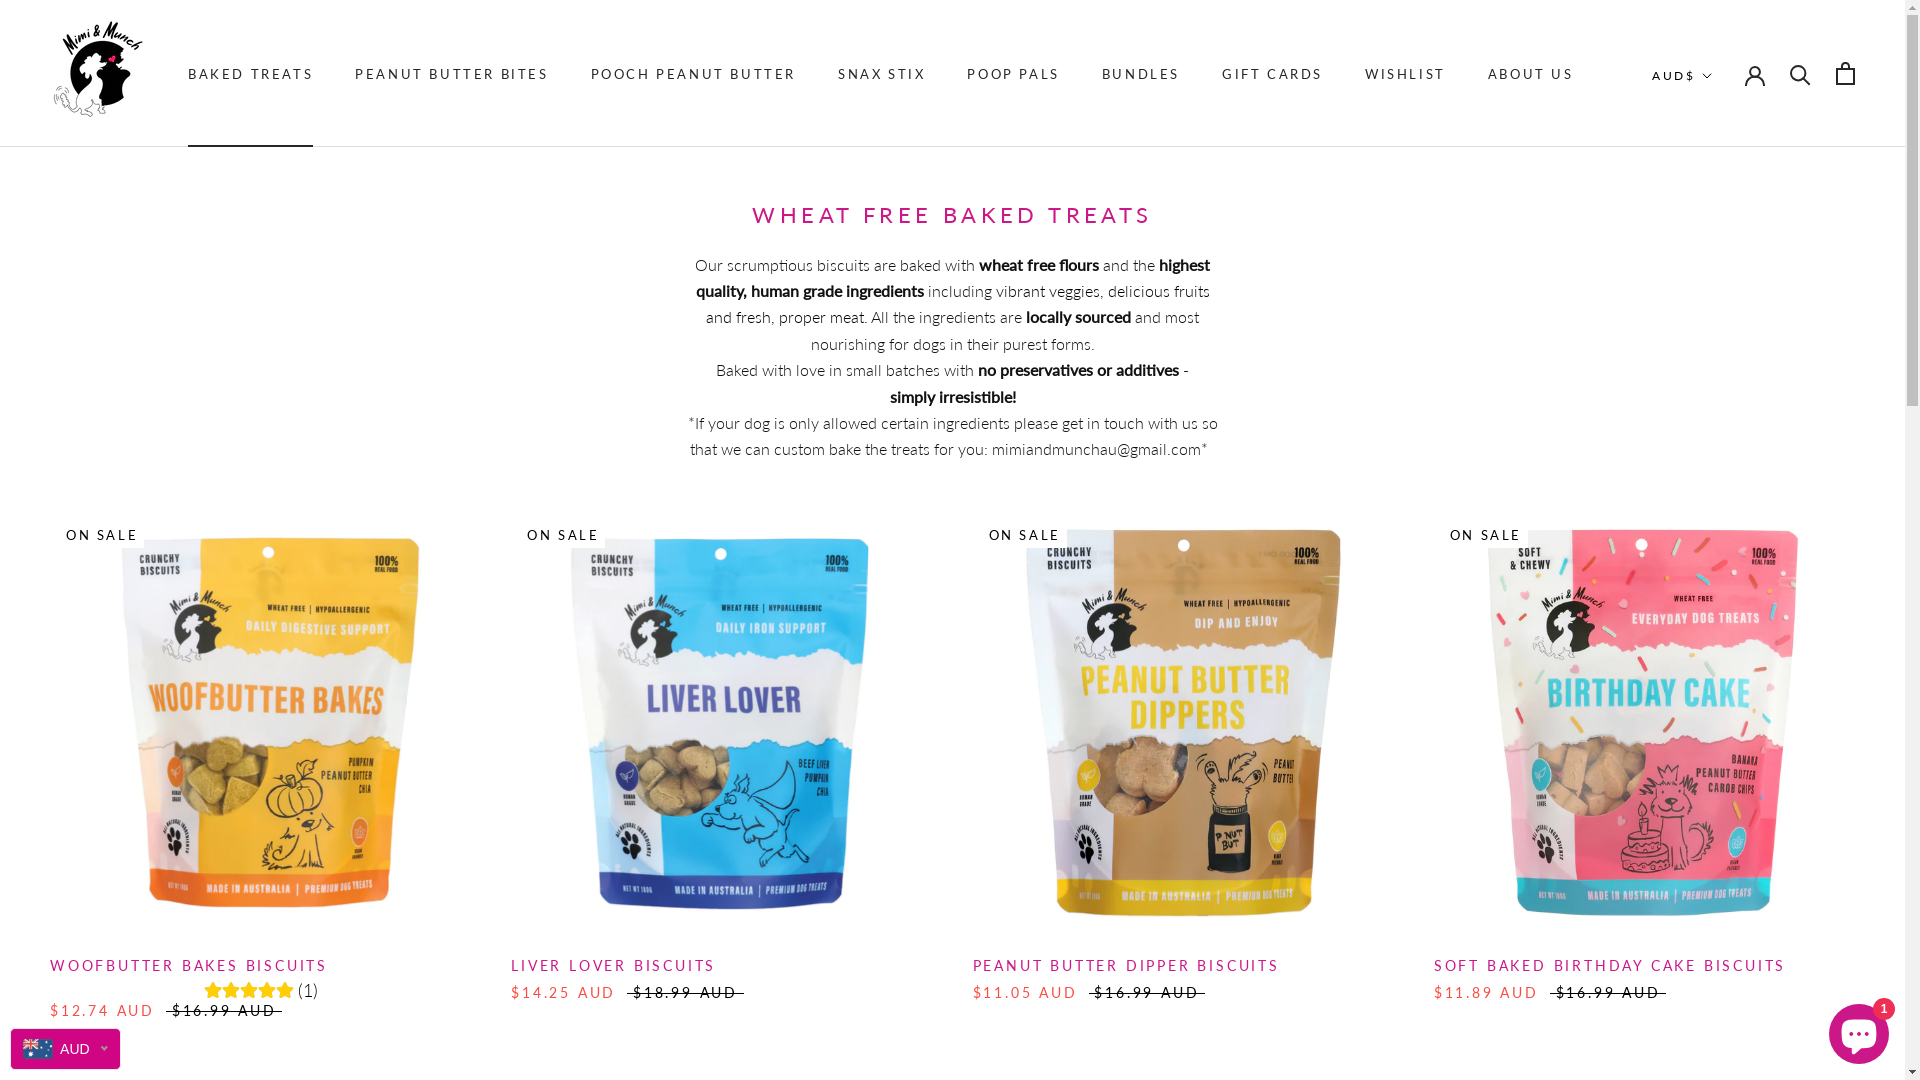 Image resolution: width=1920 pixels, height=1080 pixels. Describe the element at coordinates (1404, 72) in the screenshot. I see `'WISHLIST` at that location.